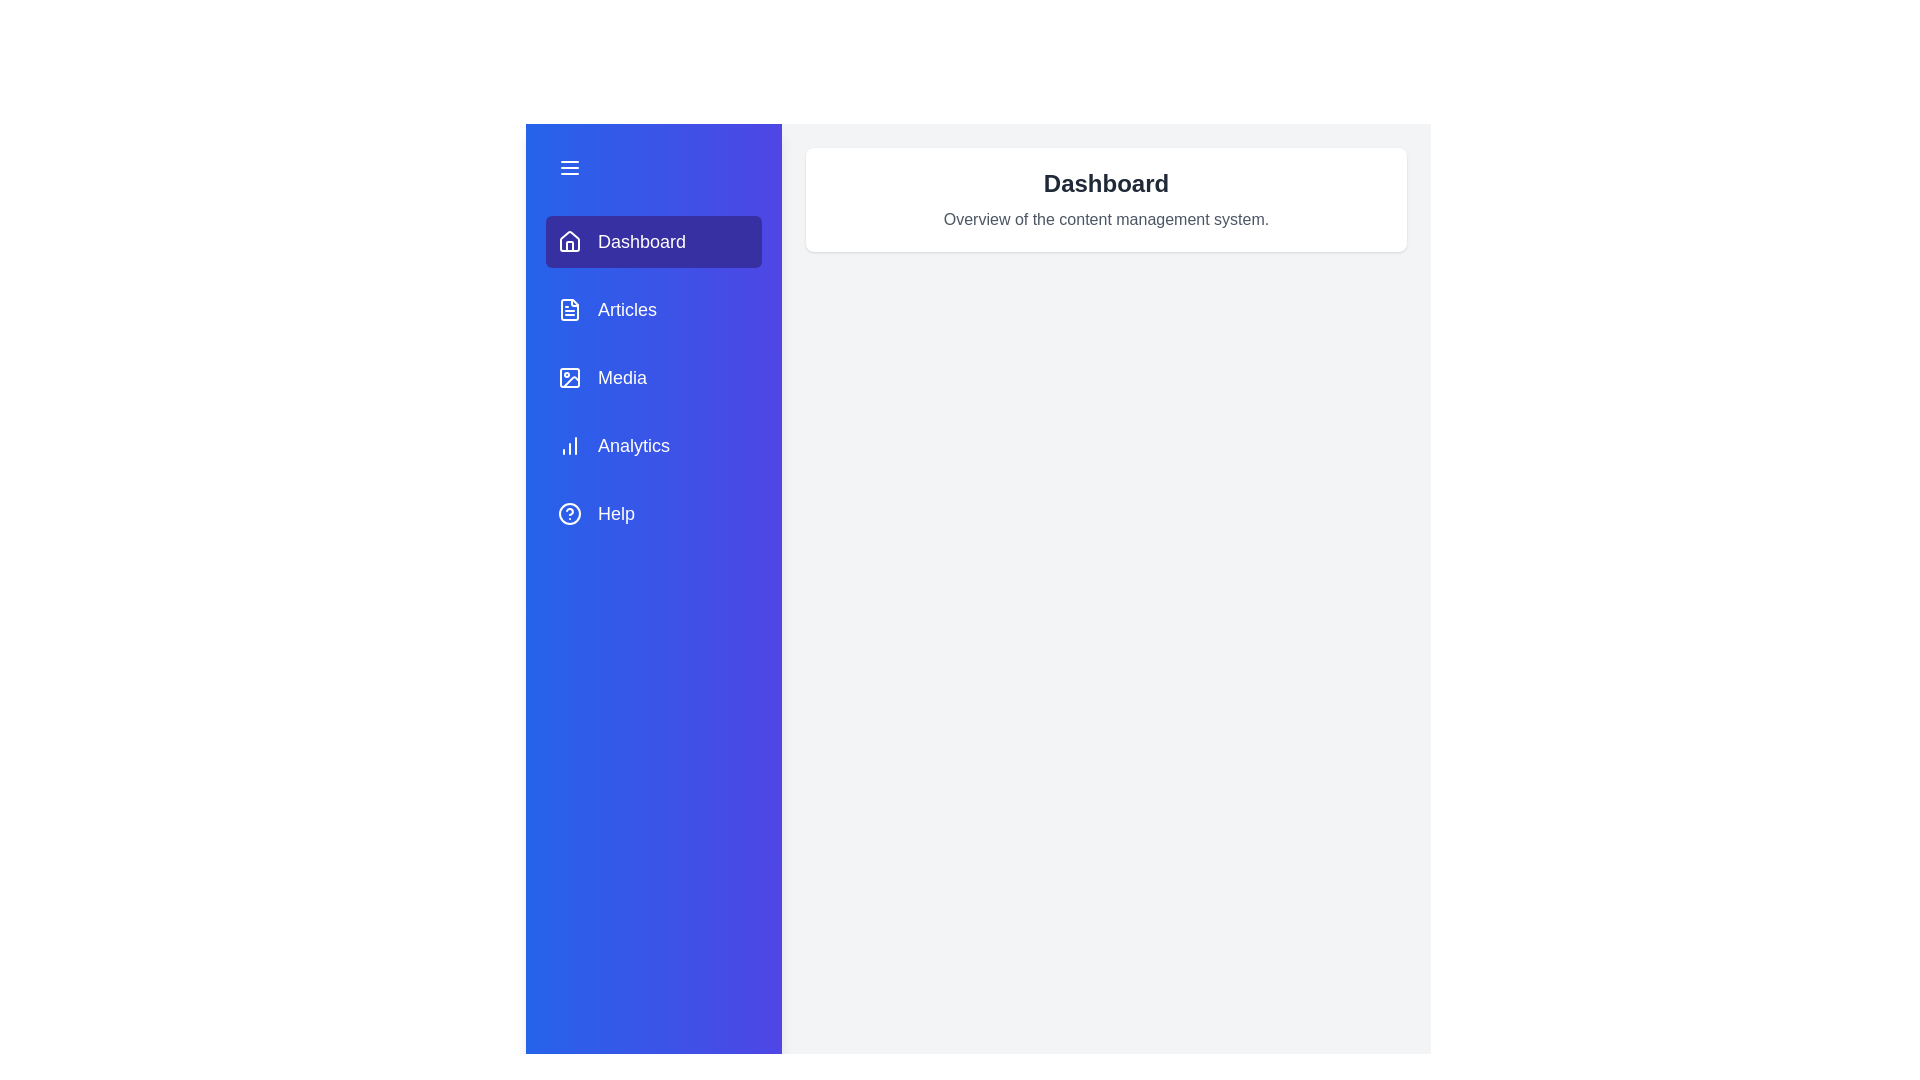 This screenshot has height=1080, width=1920. I want to click on the tab labeled Dashboard to change the active section, so click(653, 241).